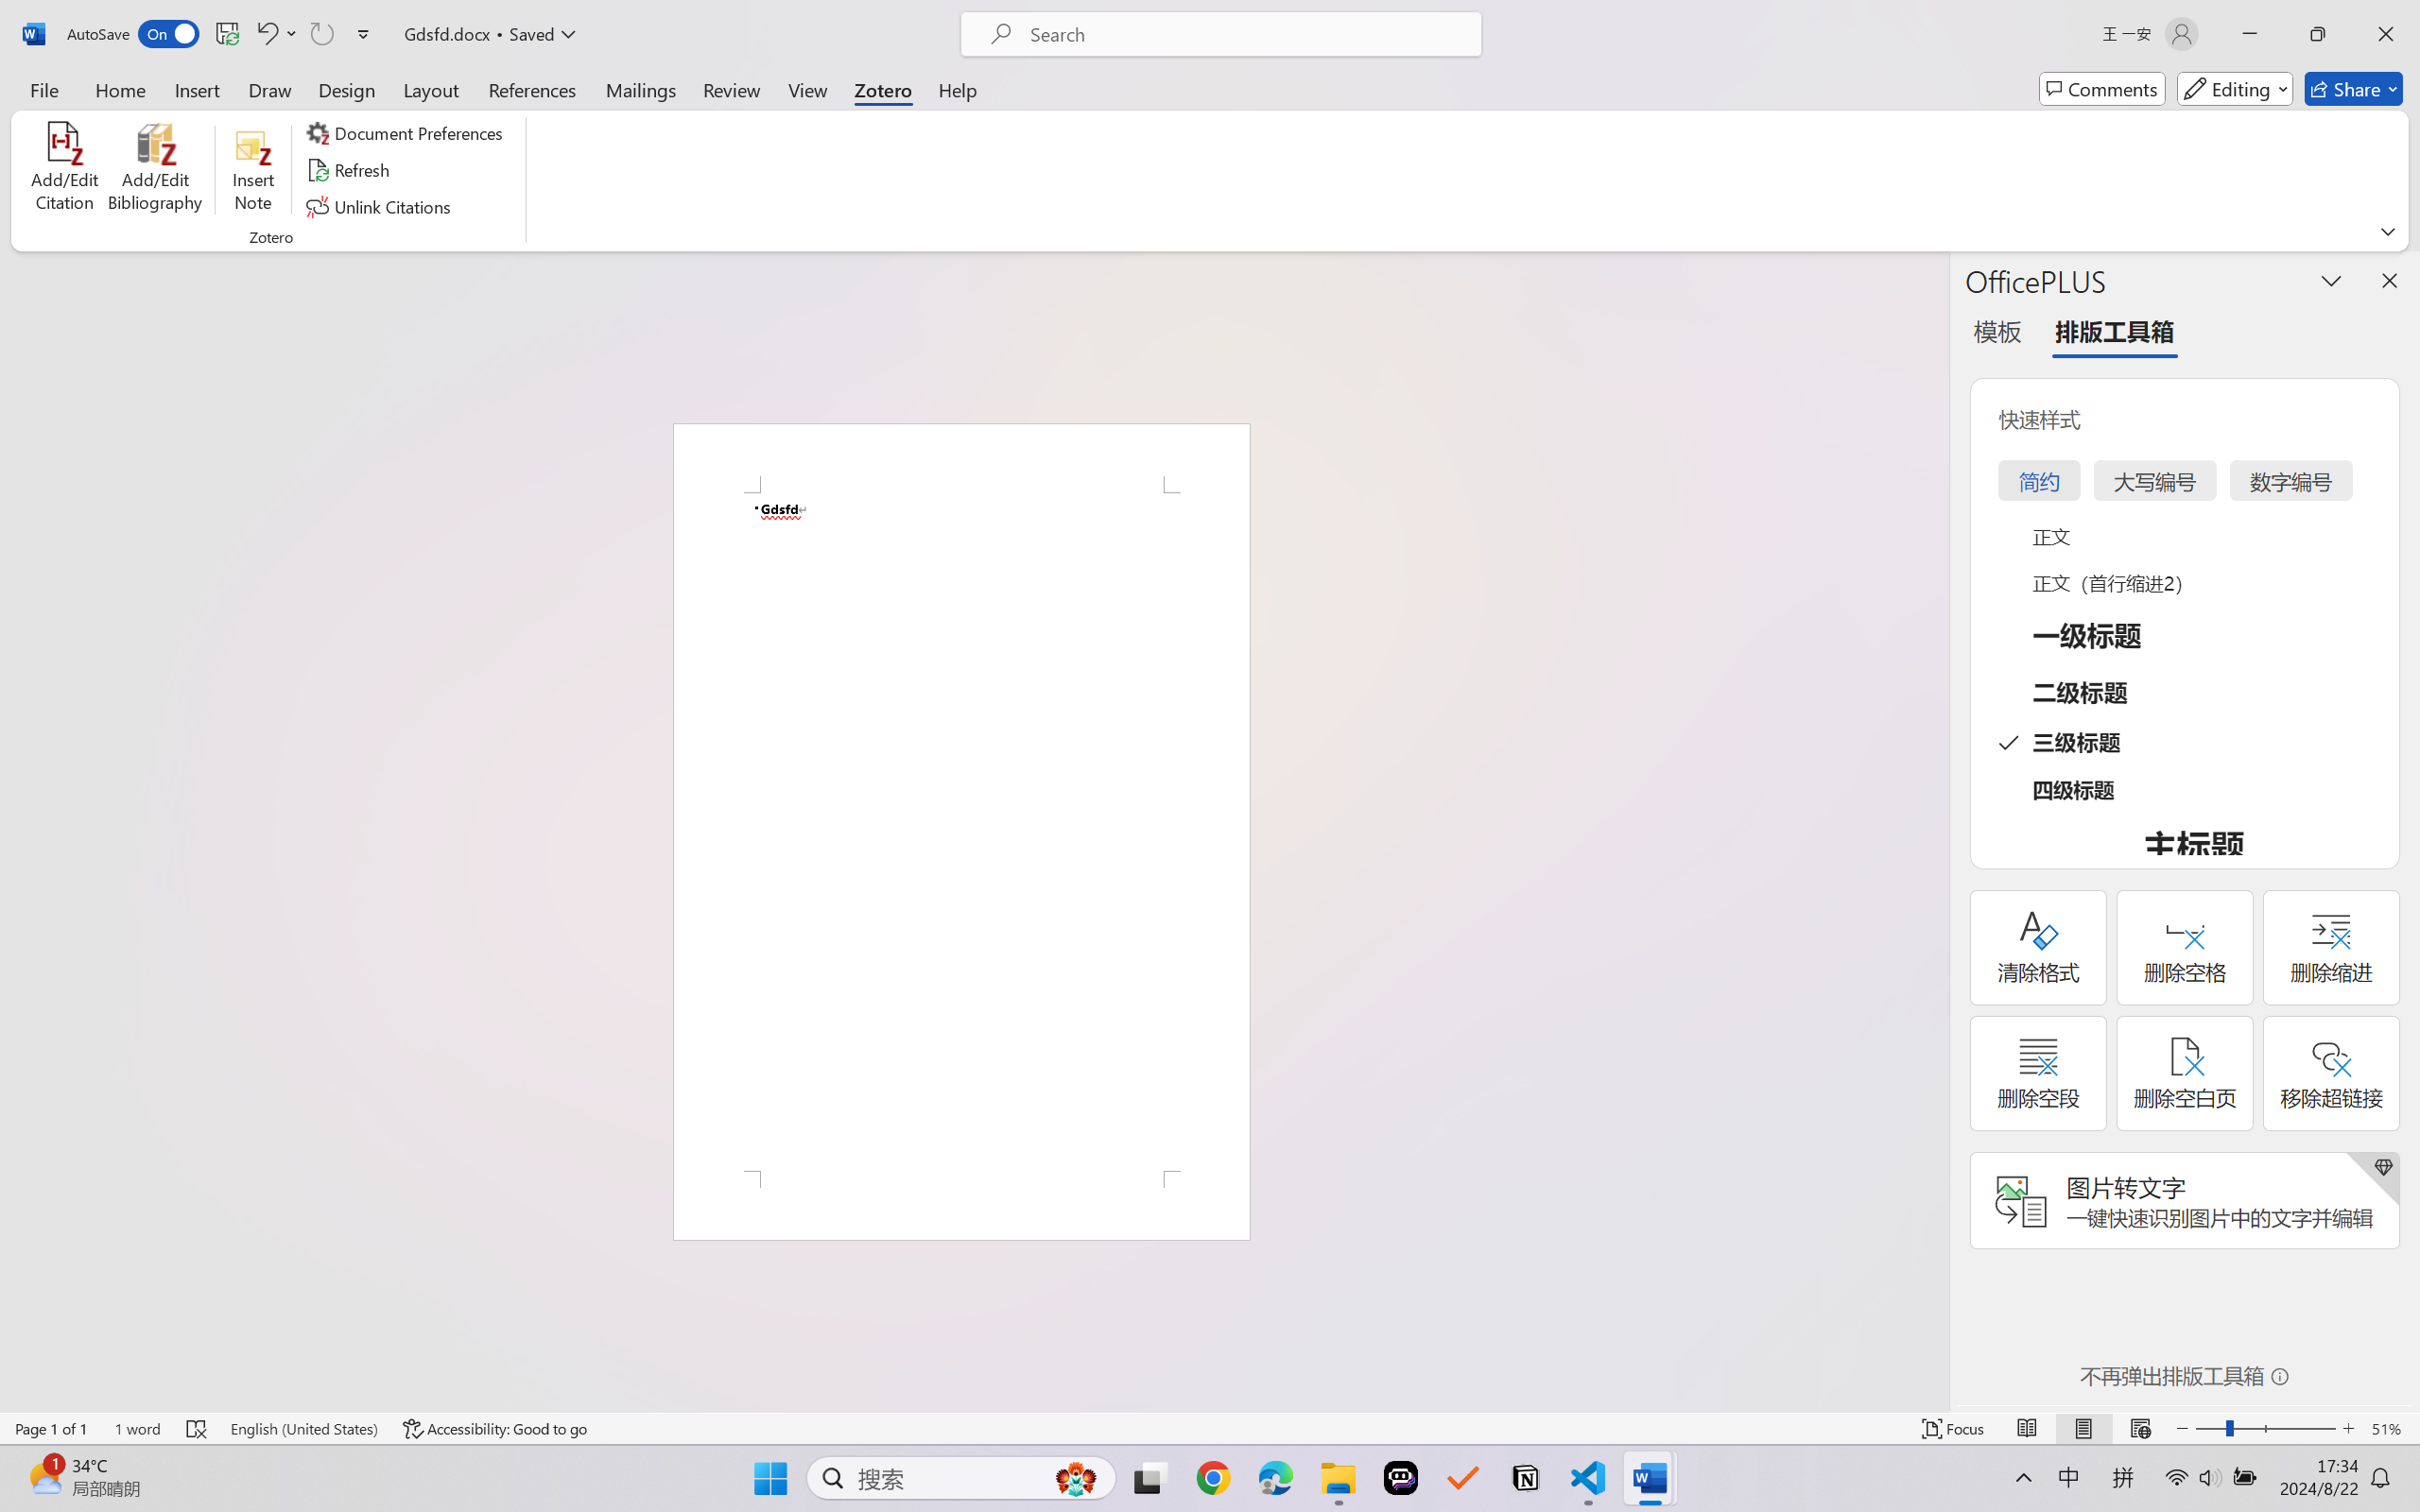  I want to click on 'Insert Note', so click(252, 170).